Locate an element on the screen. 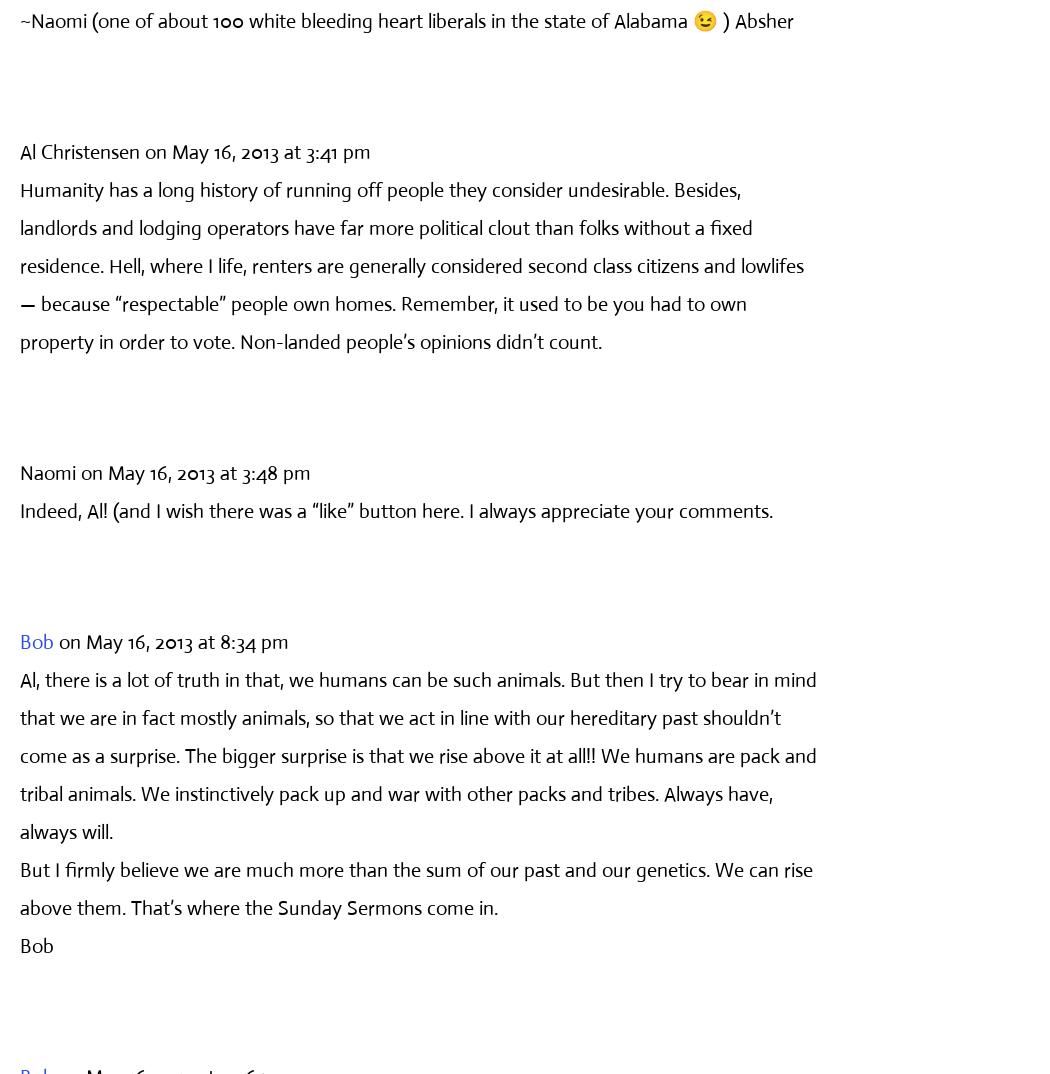 This screenshot has width=1050, height=1074. 'on May 16, 2013 at 3:48 pm' is located at coordinates (195, 471).